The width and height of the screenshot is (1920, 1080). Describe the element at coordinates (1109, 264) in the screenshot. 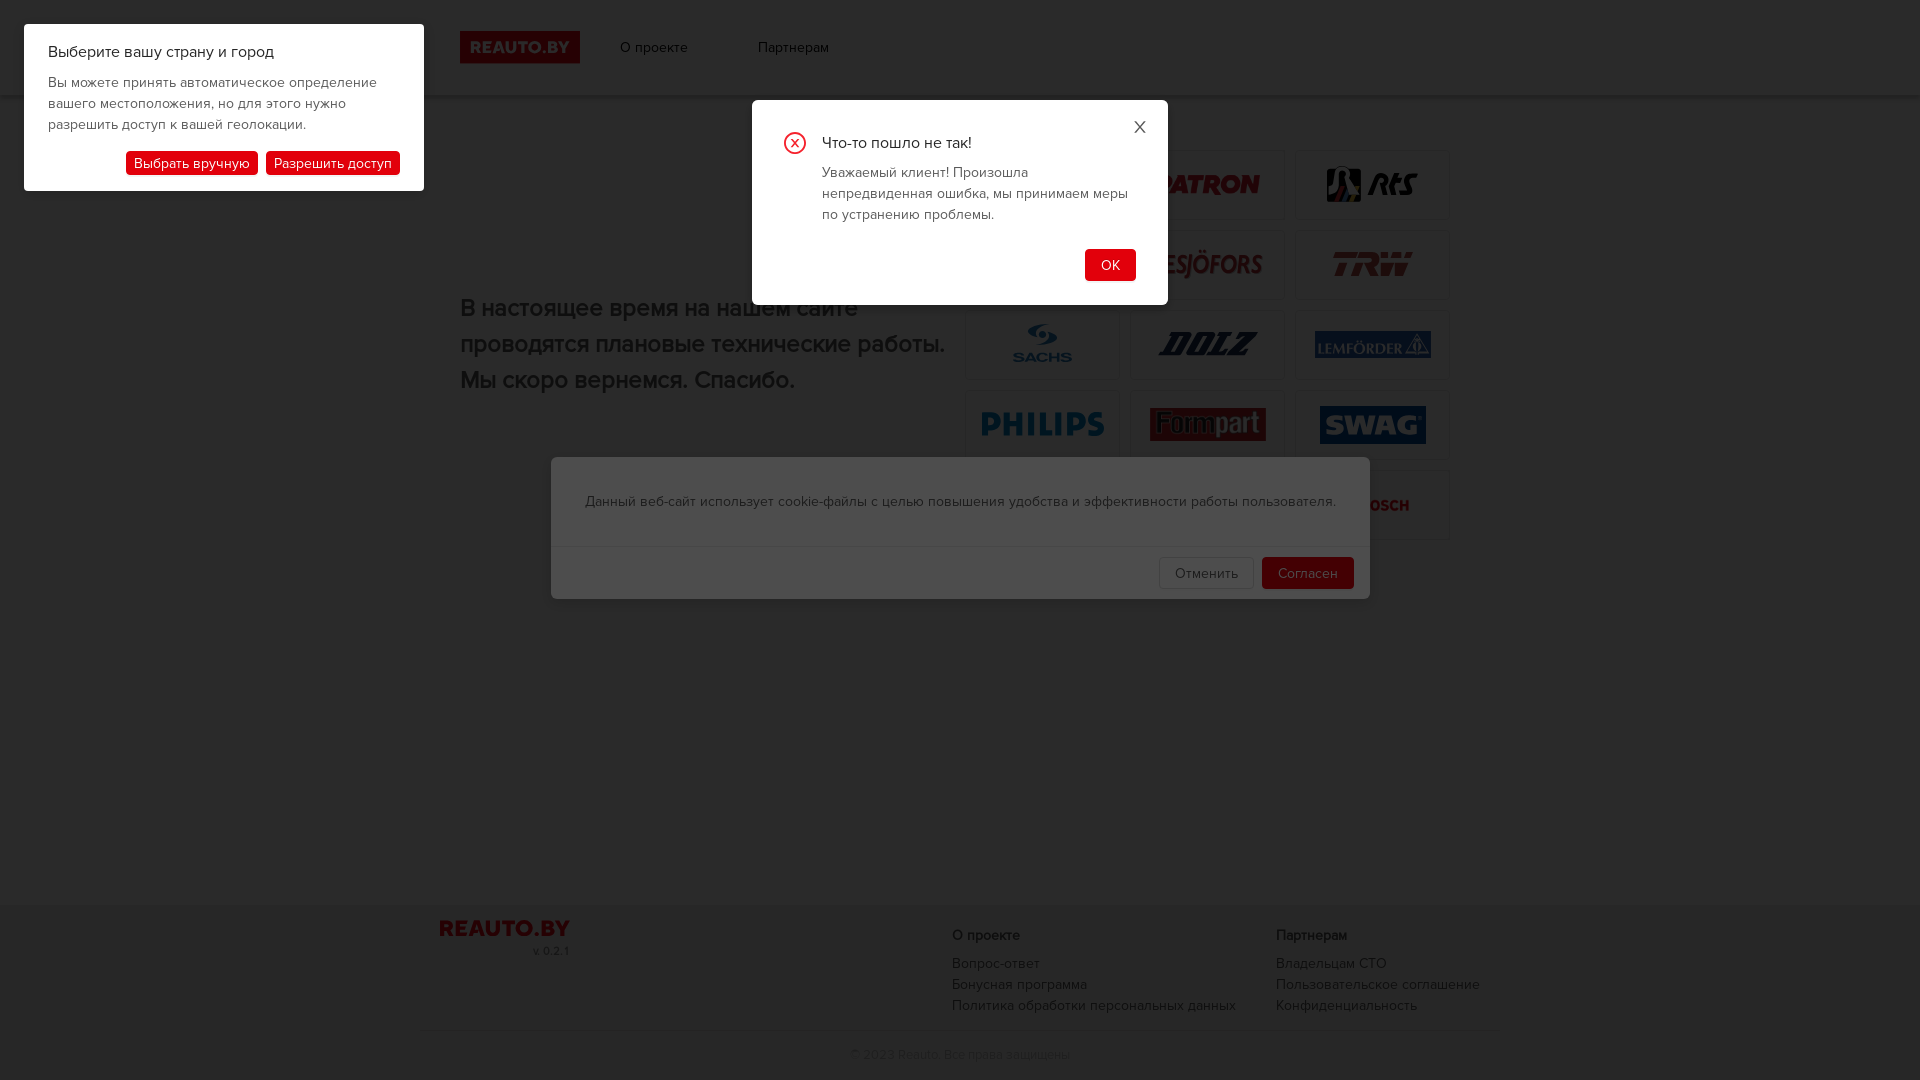

I see `'OK'` at that location.